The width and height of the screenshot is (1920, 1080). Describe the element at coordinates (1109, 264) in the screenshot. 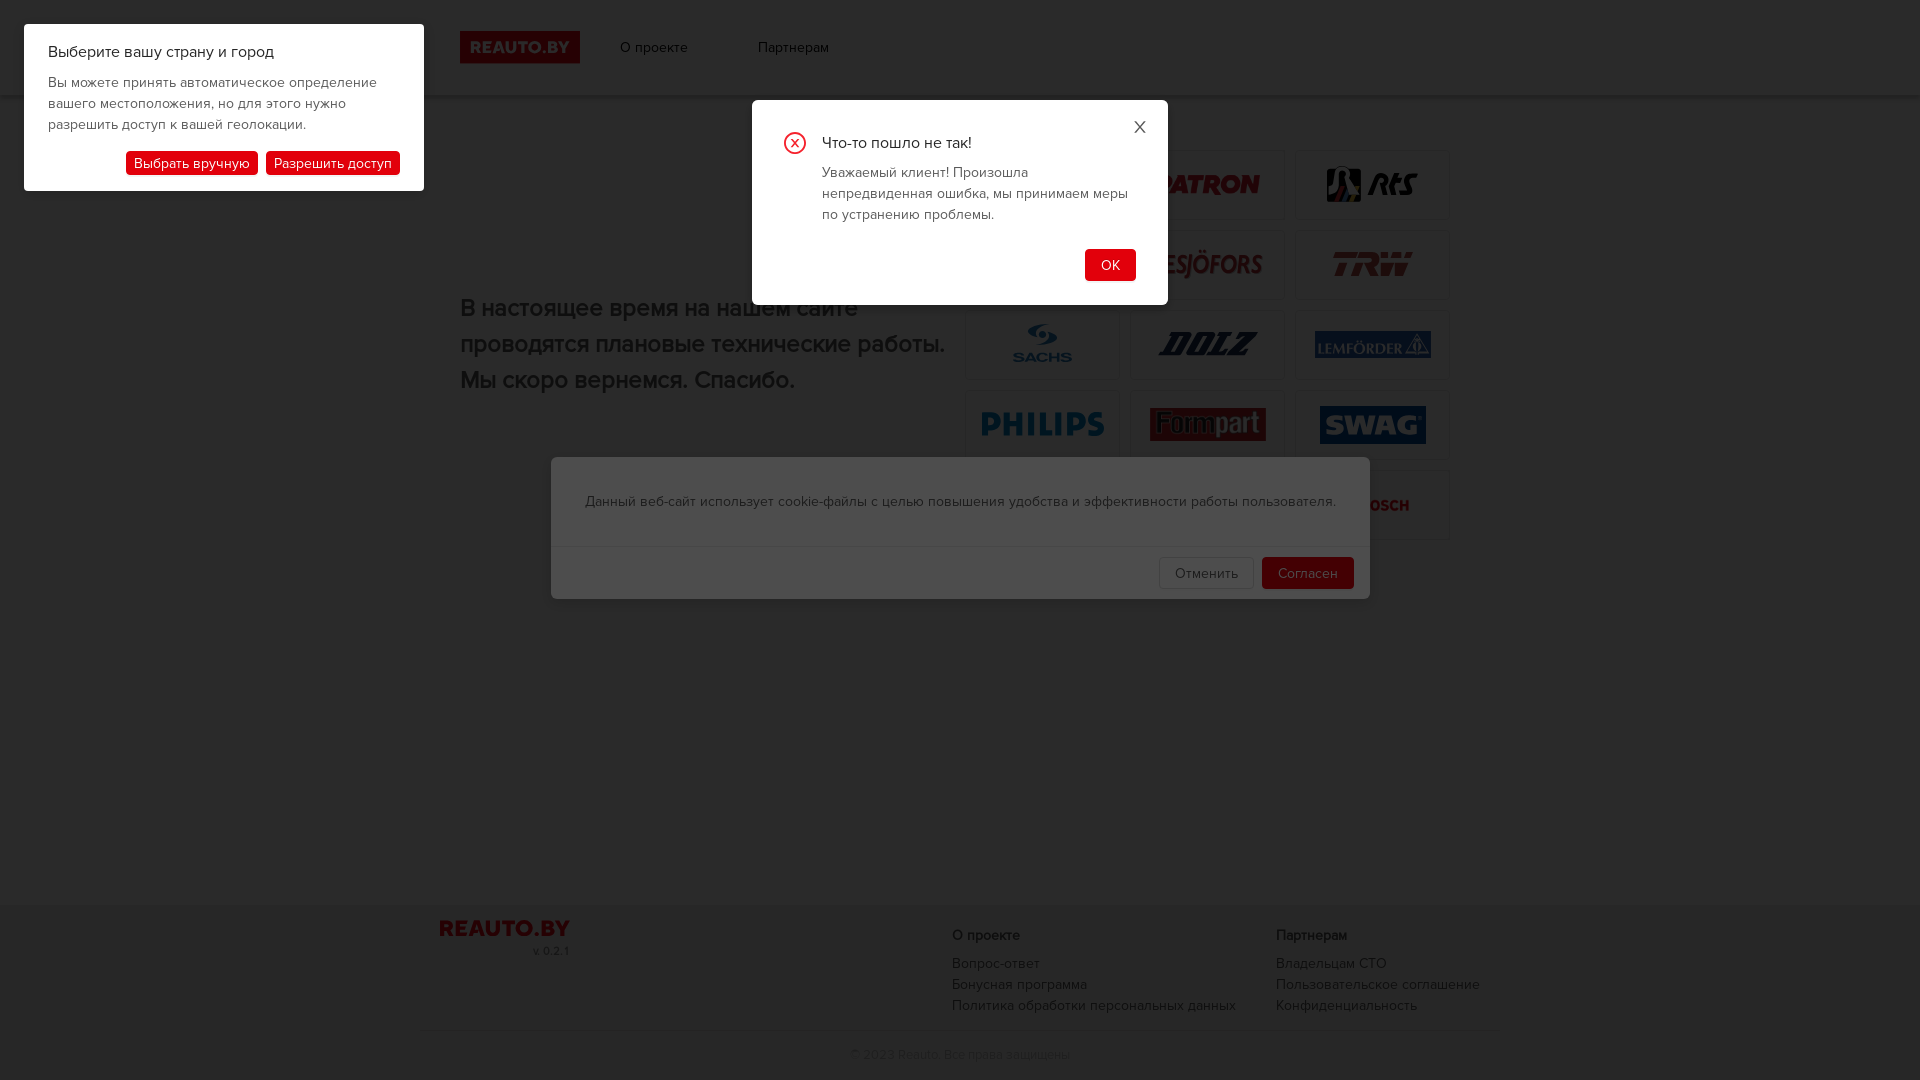

I see `'OK'` at that location.